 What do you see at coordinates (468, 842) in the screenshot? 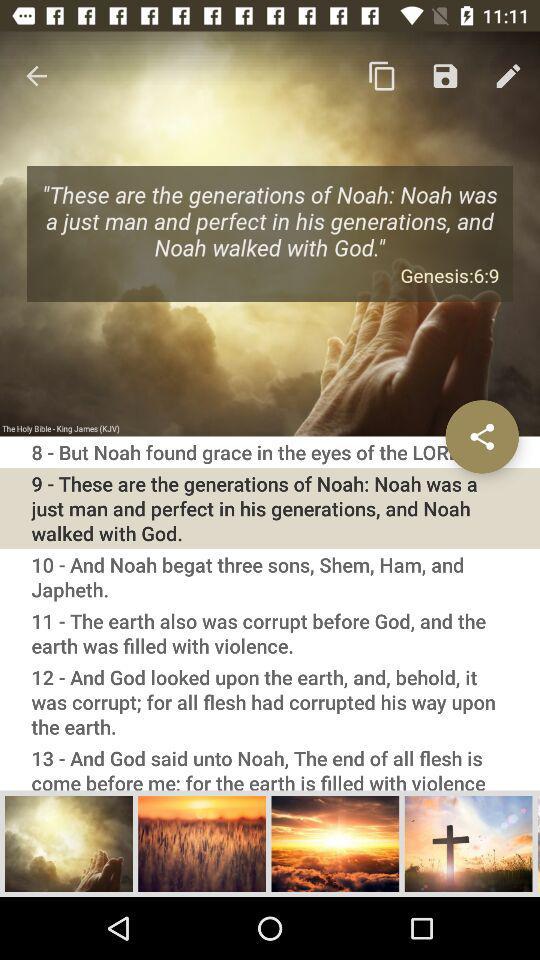
I see `the add icon` at bounding box center [468, 842].